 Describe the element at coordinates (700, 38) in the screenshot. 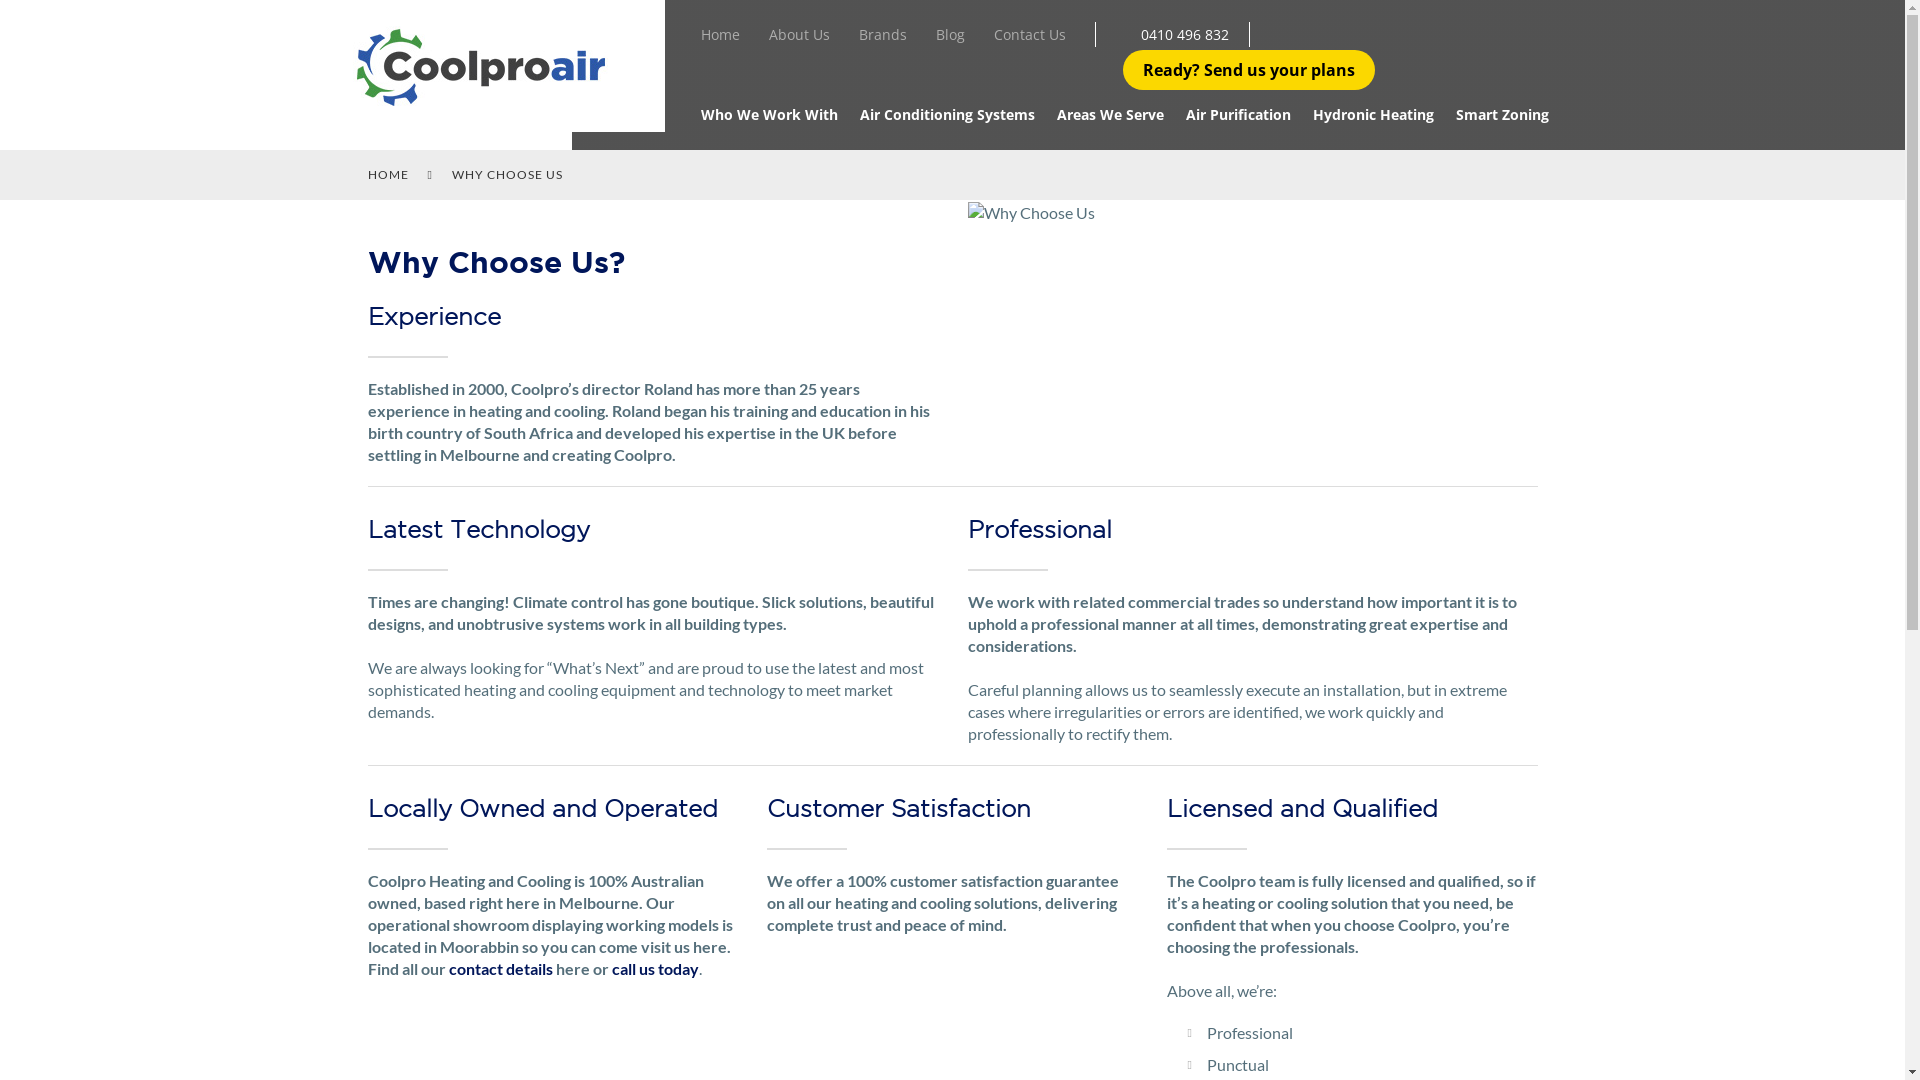

I see `'Home'` at that location.